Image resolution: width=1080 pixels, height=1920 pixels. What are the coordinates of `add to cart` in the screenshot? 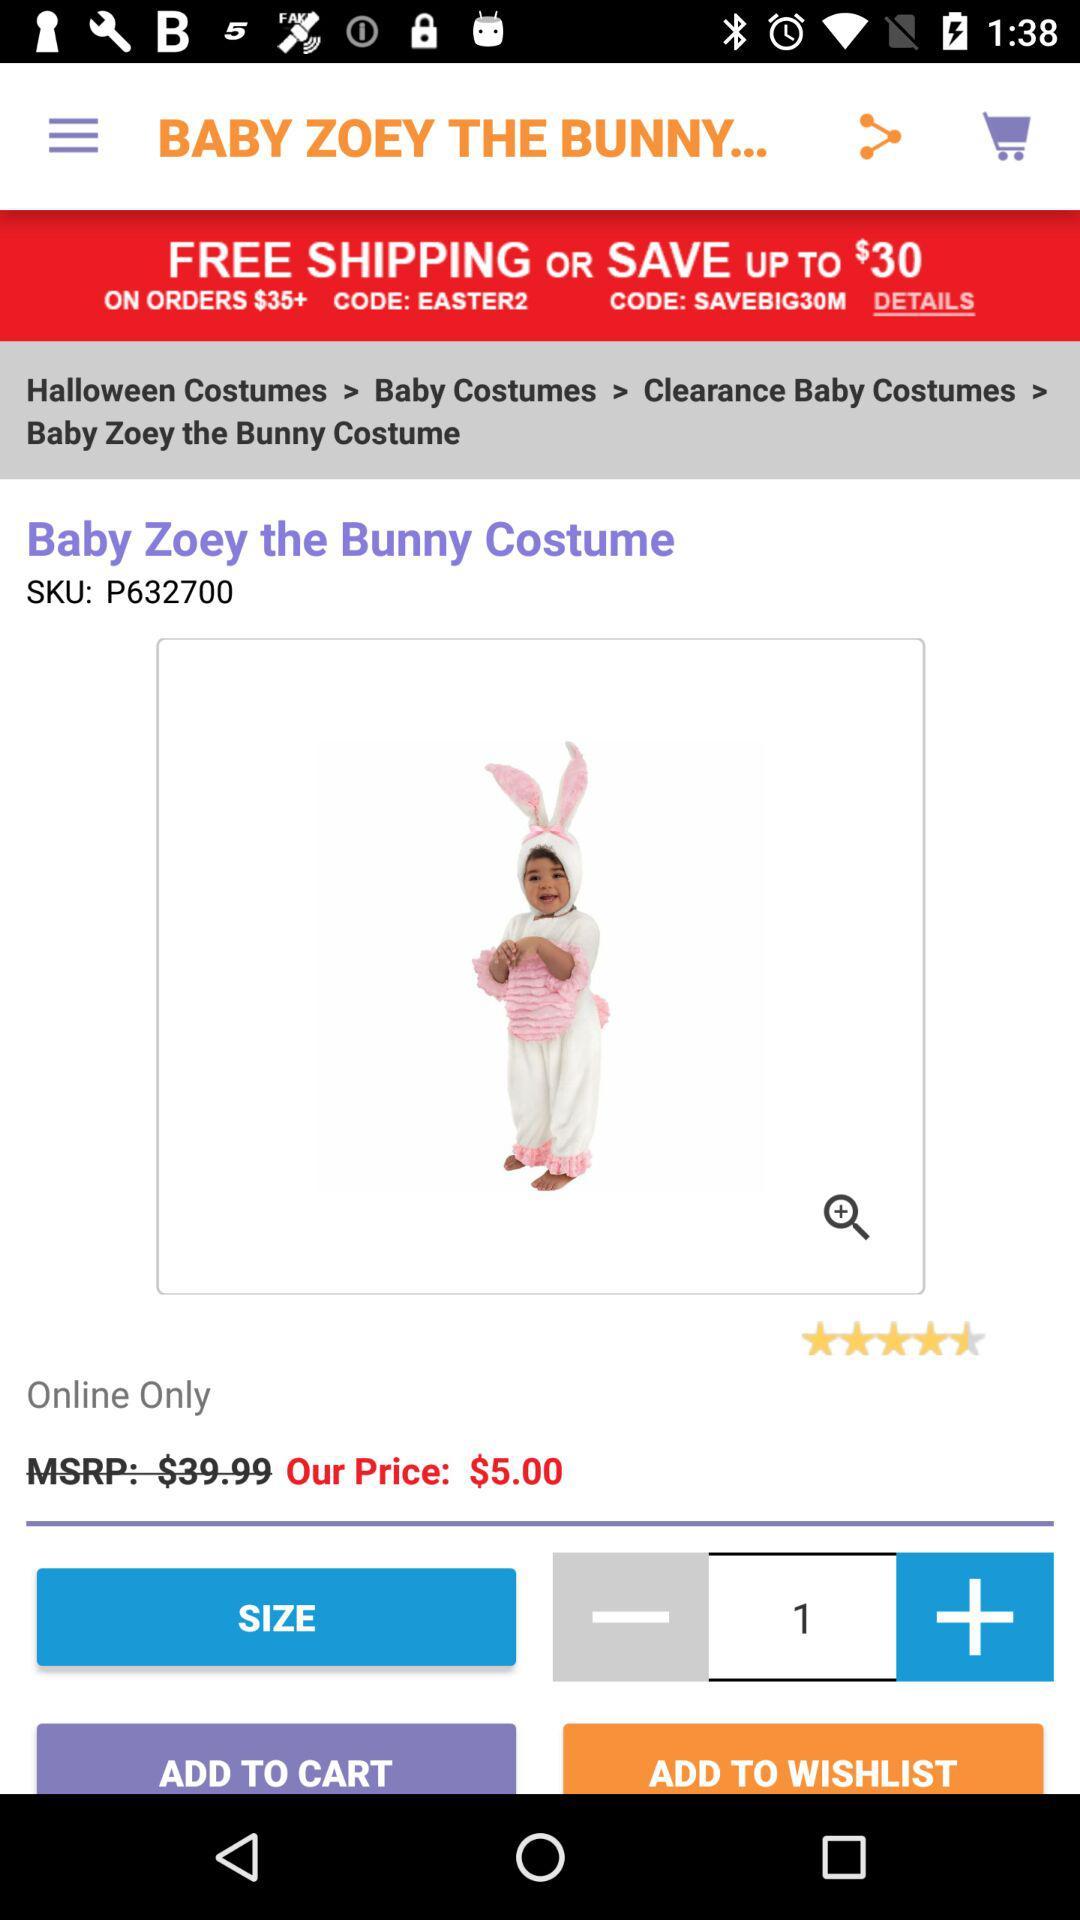 It's located at (276, 1750).